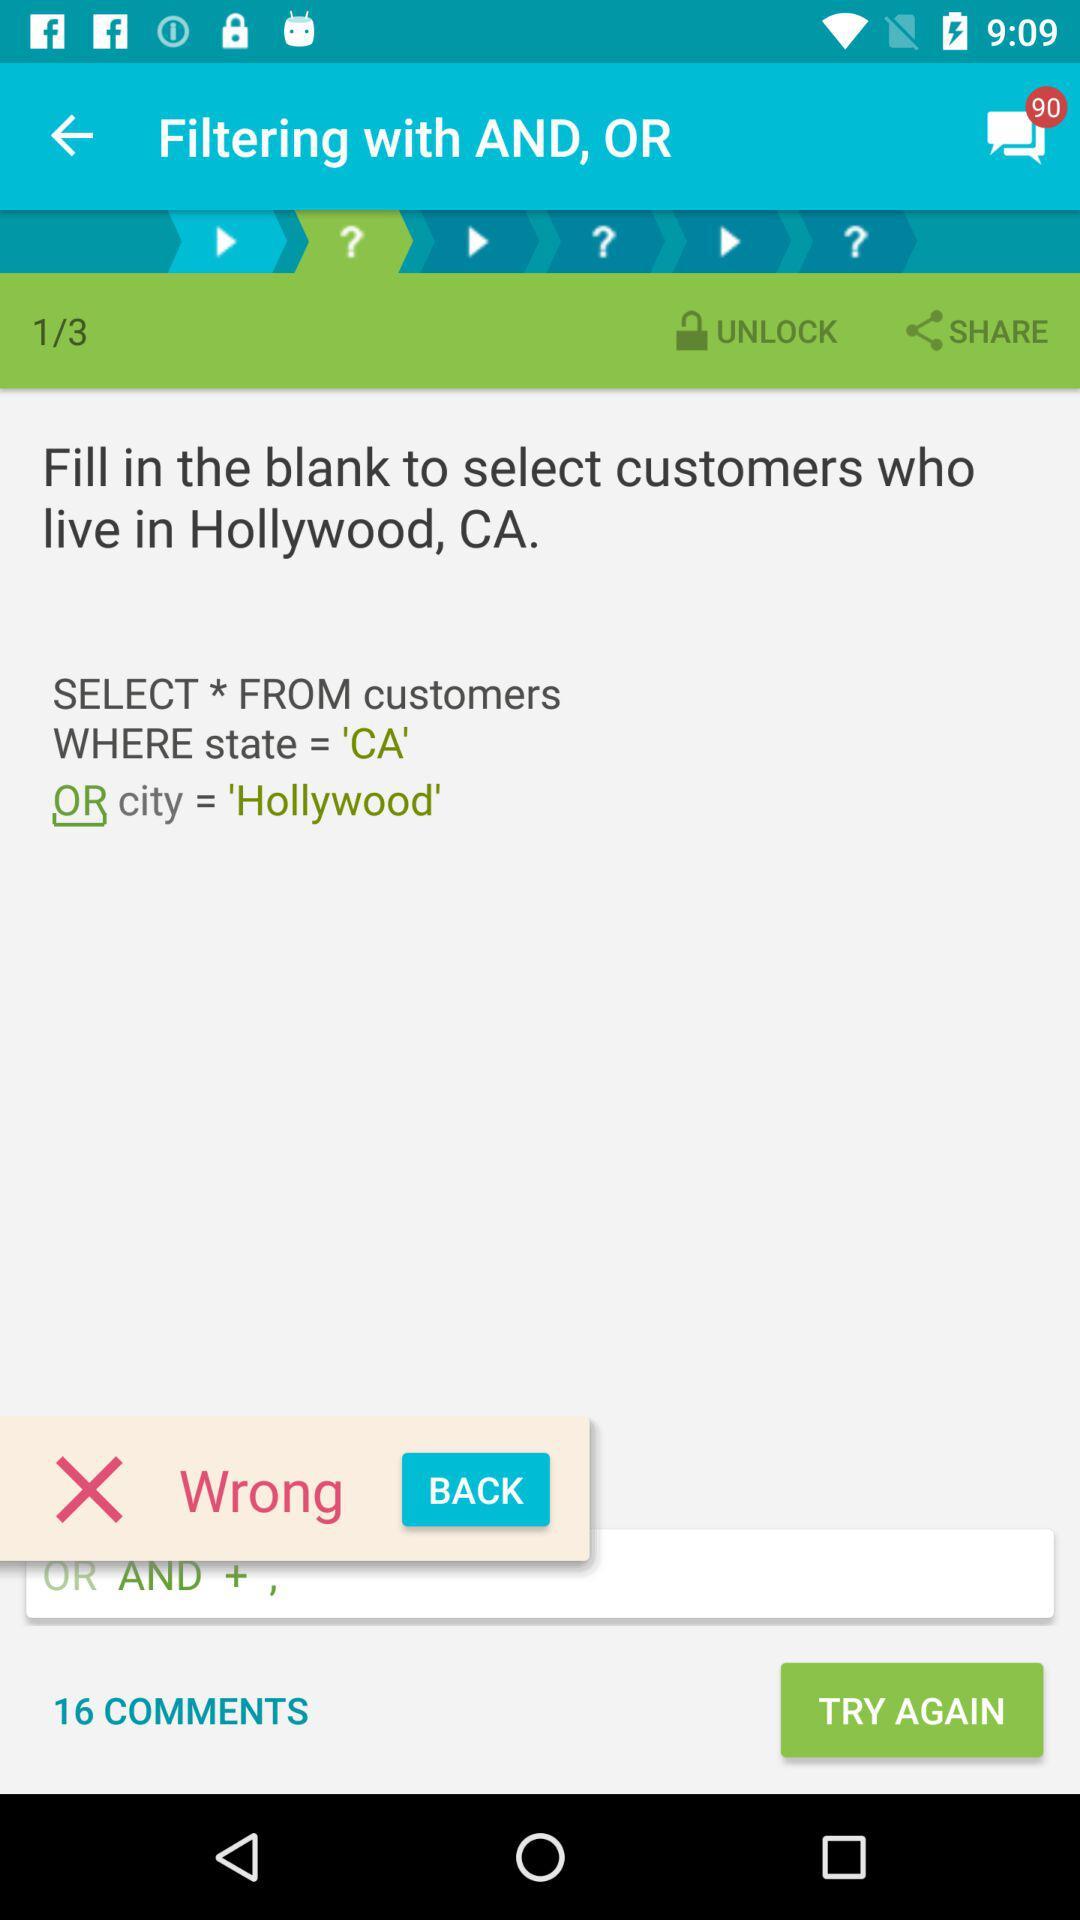 The image size is (1080, 1920). I want to click on ask questions, so click(855, 240).